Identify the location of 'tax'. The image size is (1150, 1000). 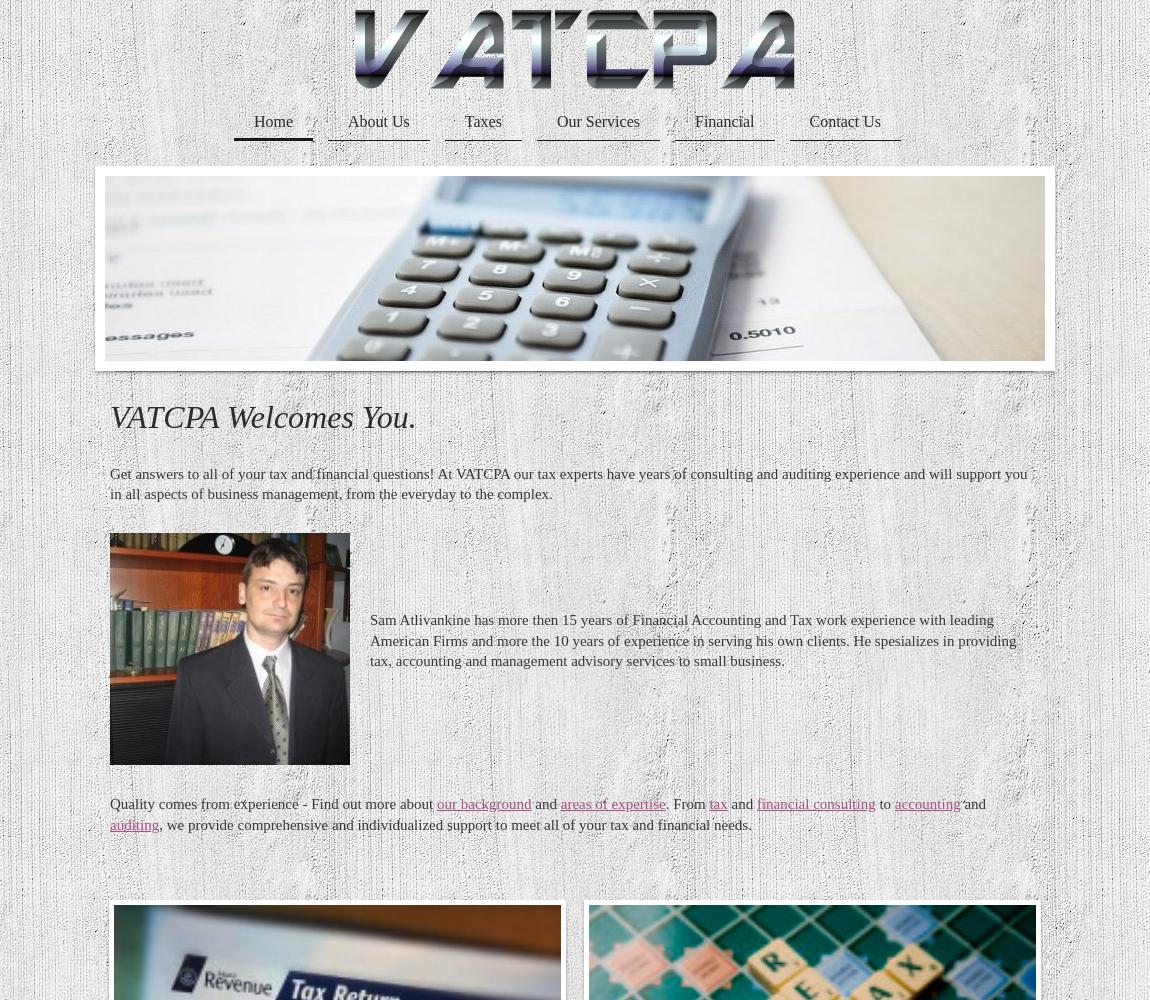
(716, 804).